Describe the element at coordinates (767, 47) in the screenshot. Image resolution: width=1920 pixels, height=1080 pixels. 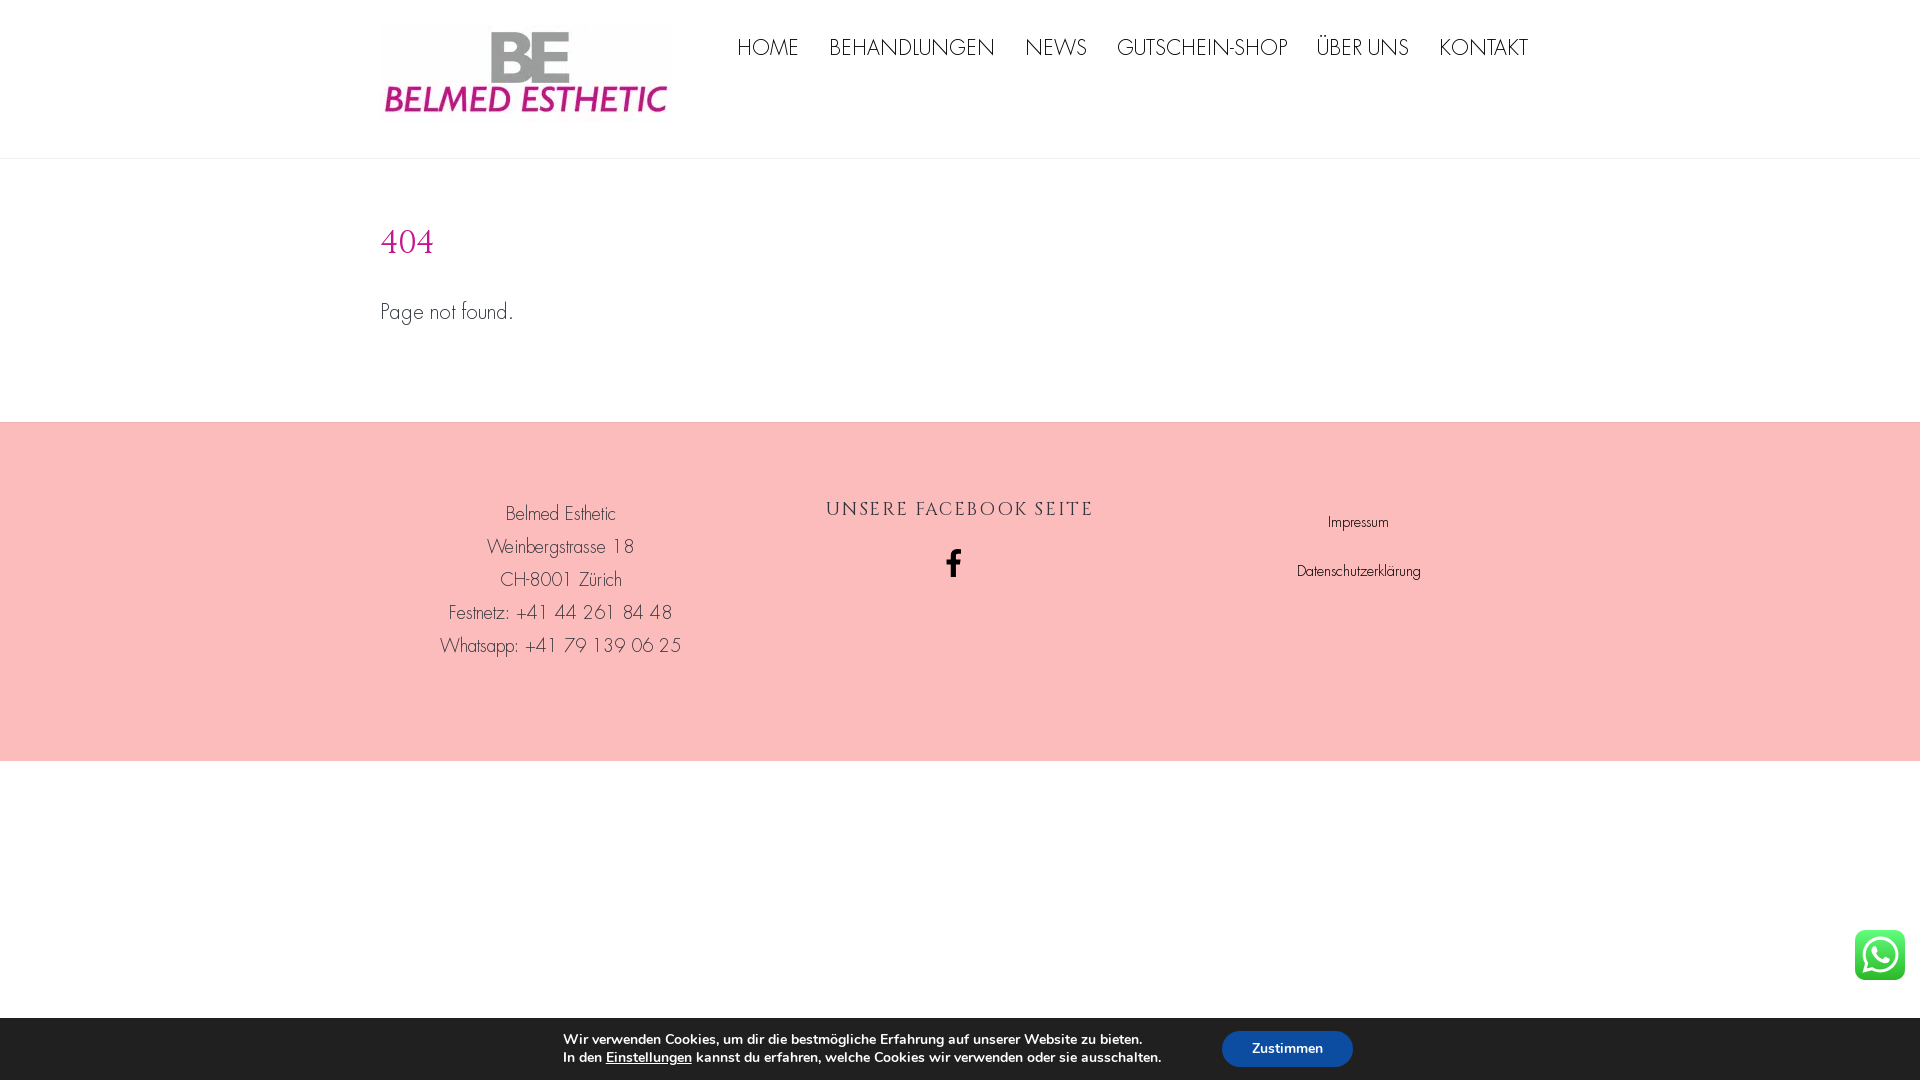
I see `'HOME'` at that location.